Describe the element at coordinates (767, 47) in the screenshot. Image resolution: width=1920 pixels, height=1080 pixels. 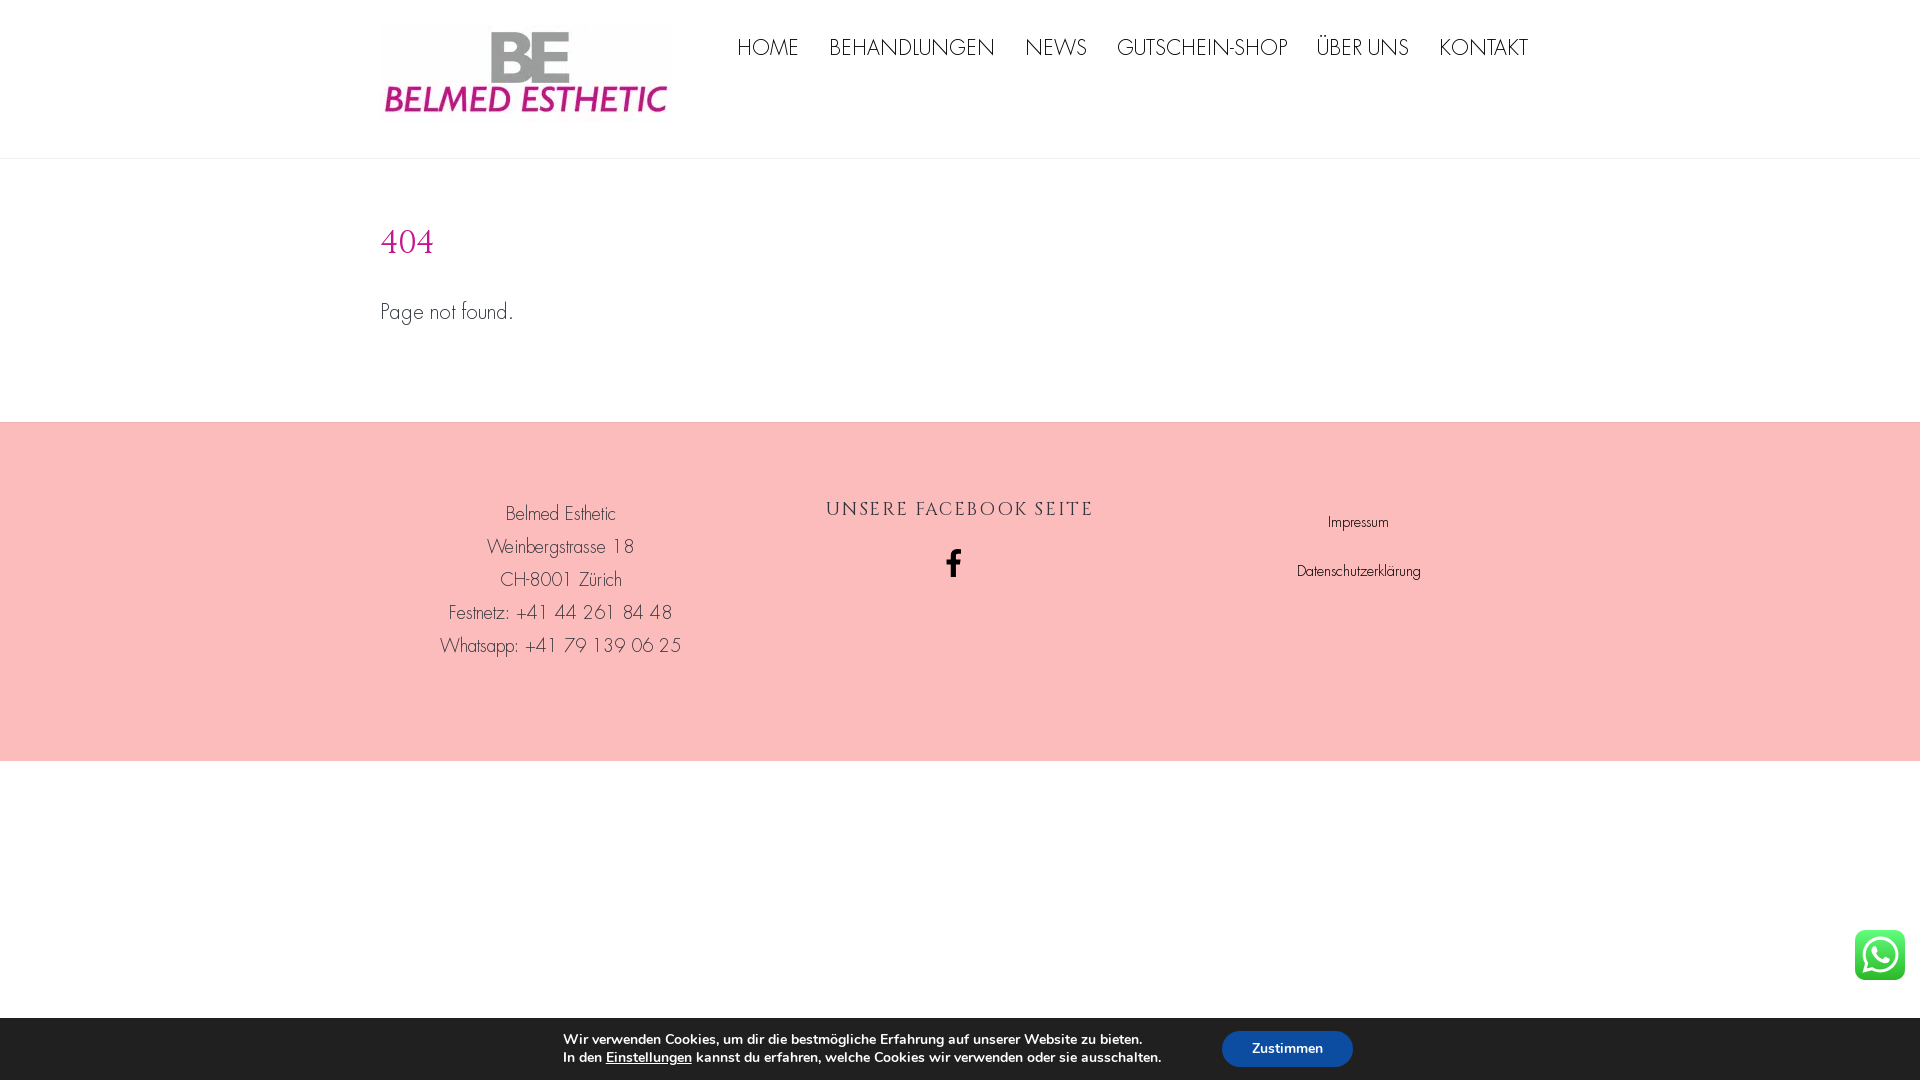
I see `'HOME'` at that location.